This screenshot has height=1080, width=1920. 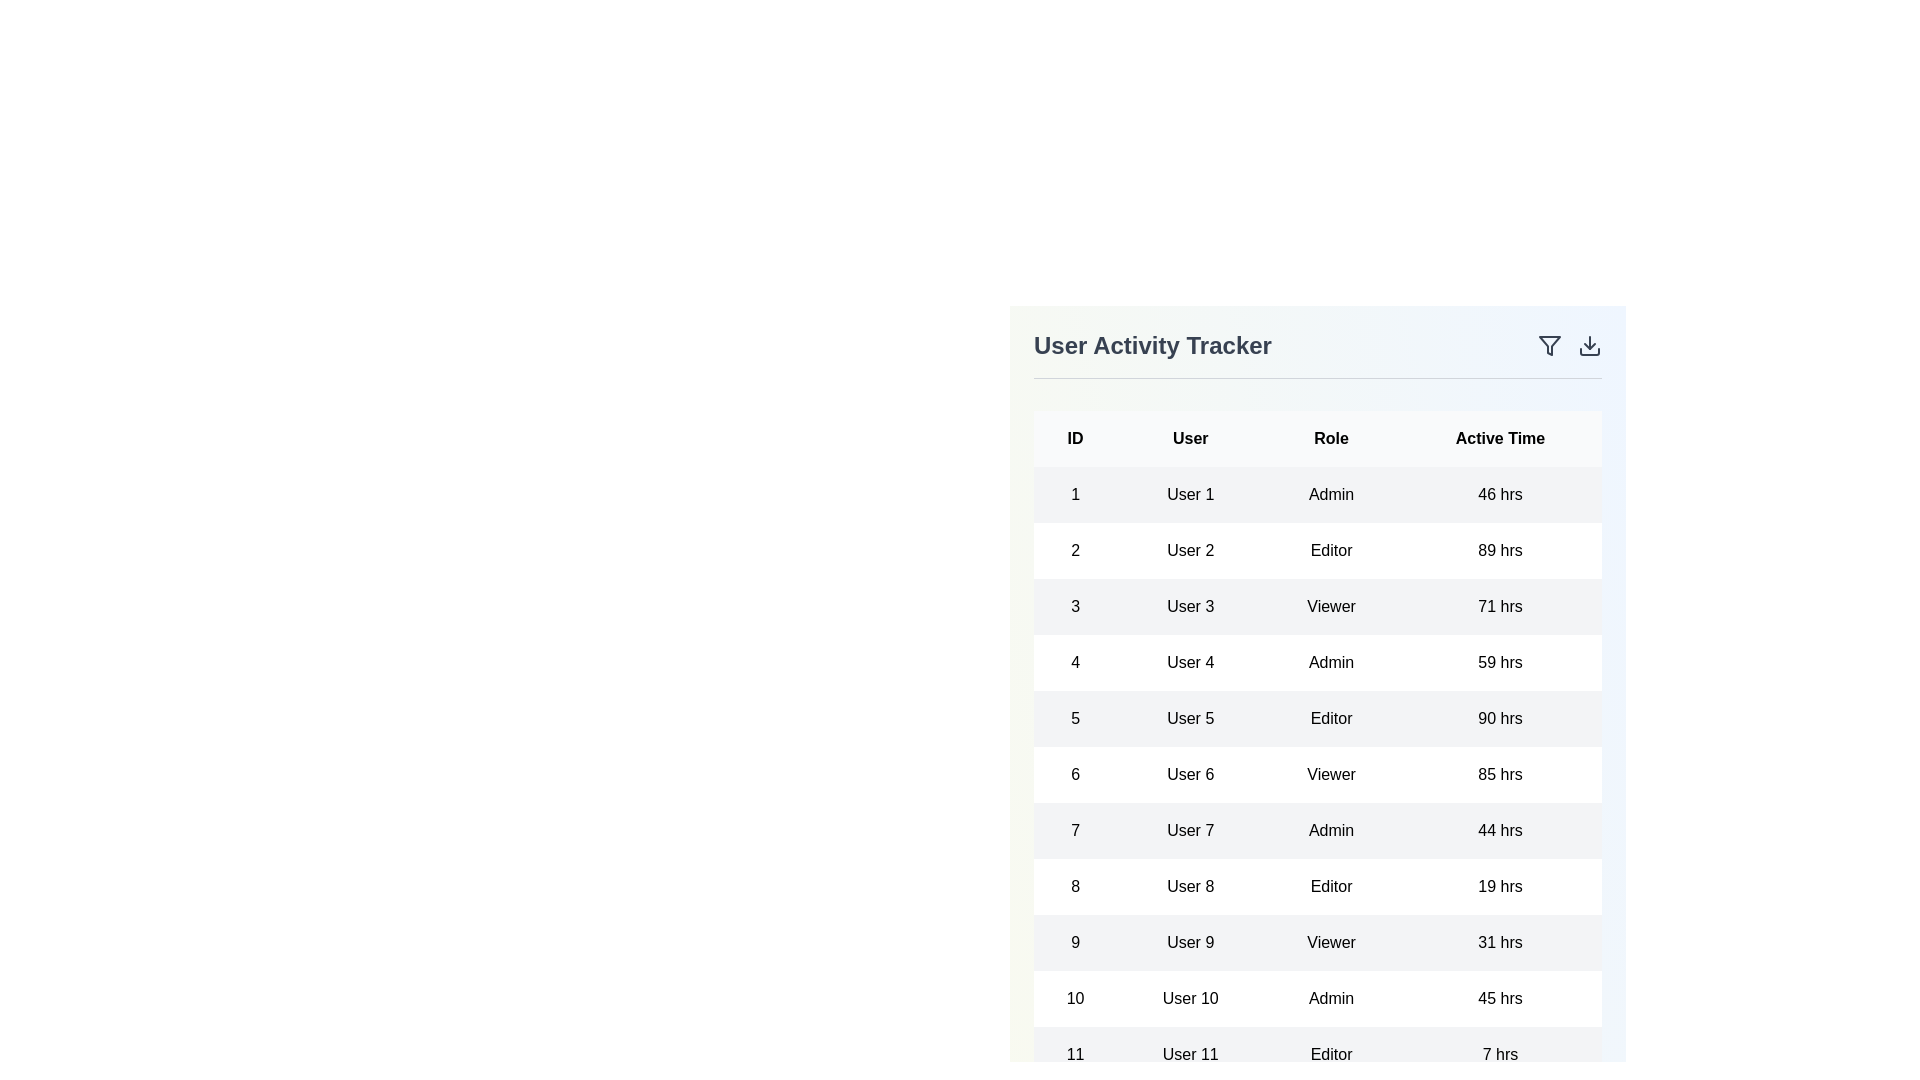 What do you see at coordinates (1588, 345) in the screenshot?
I see `the download icon to initiate data export` at bounding box center [1588, 345].